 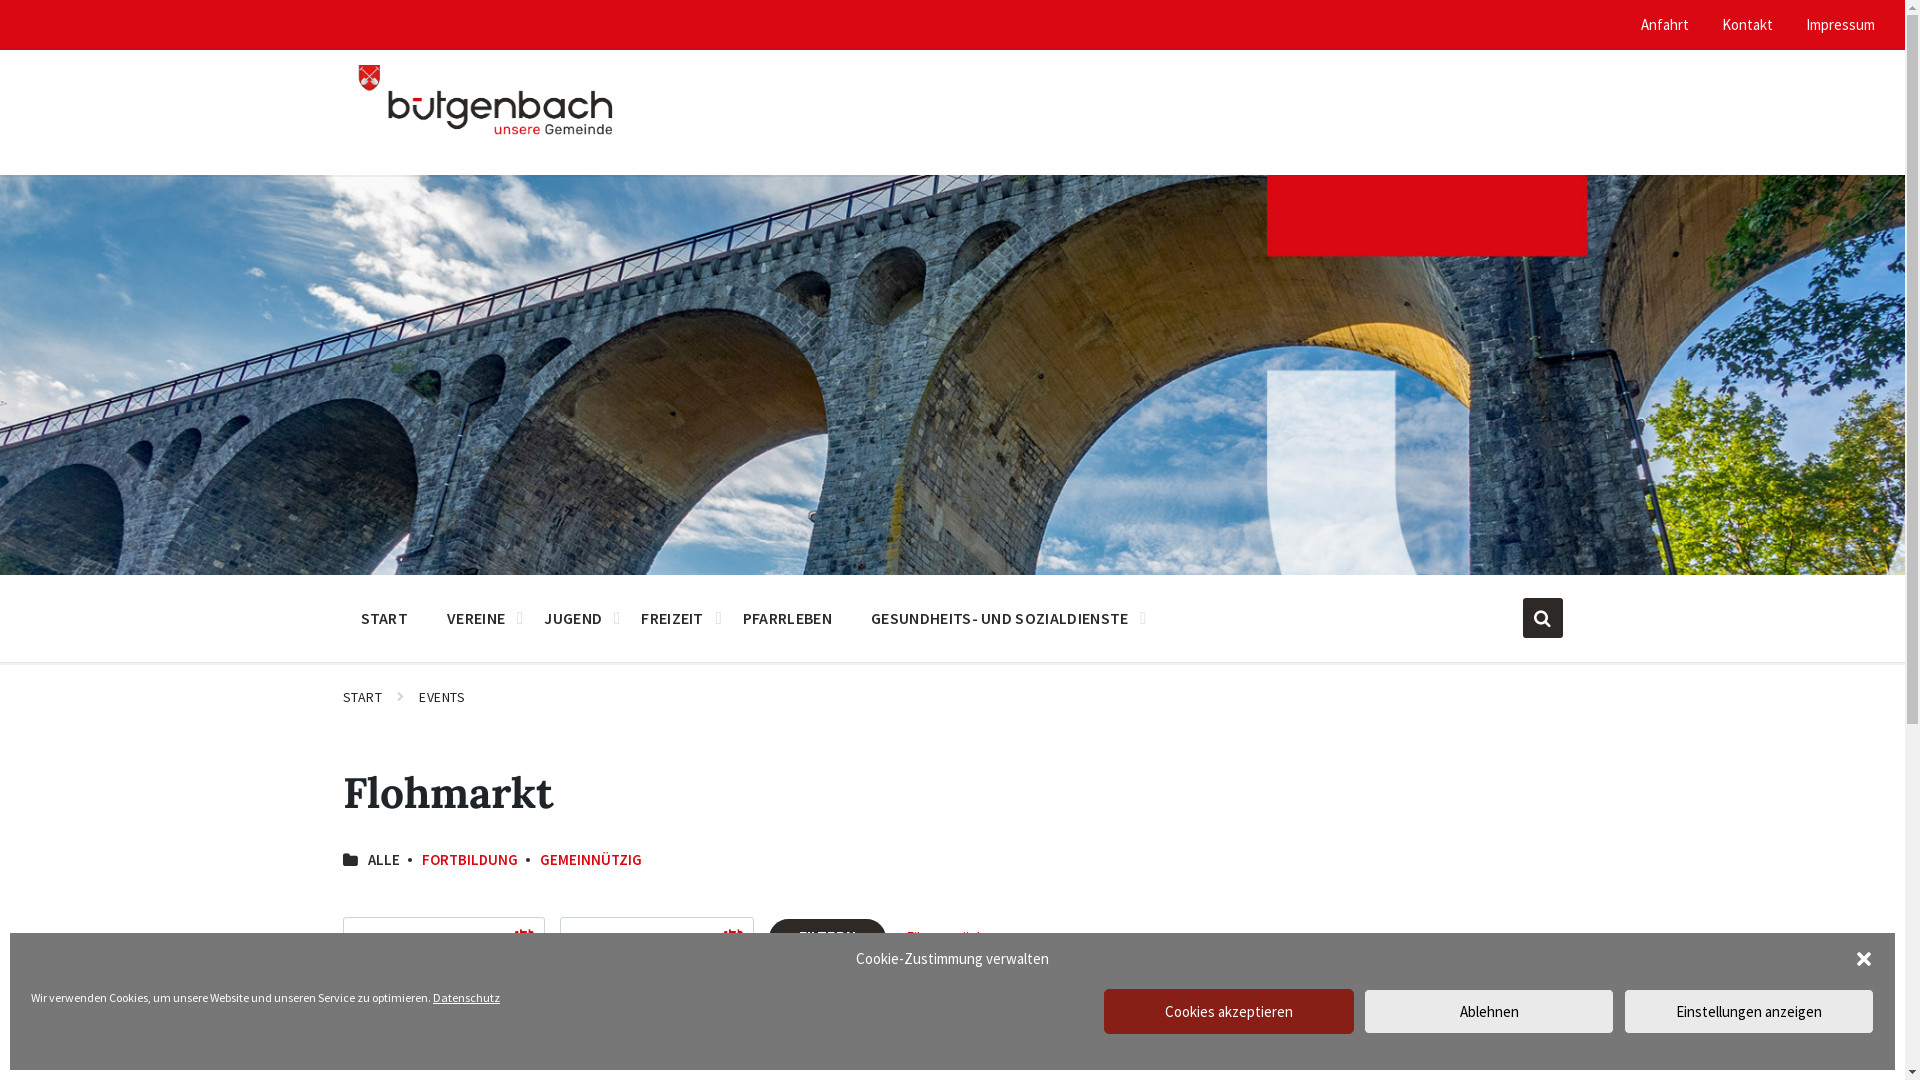 I want to click on 'Cookies akzeptieren', so click(x=1227, y=1011).